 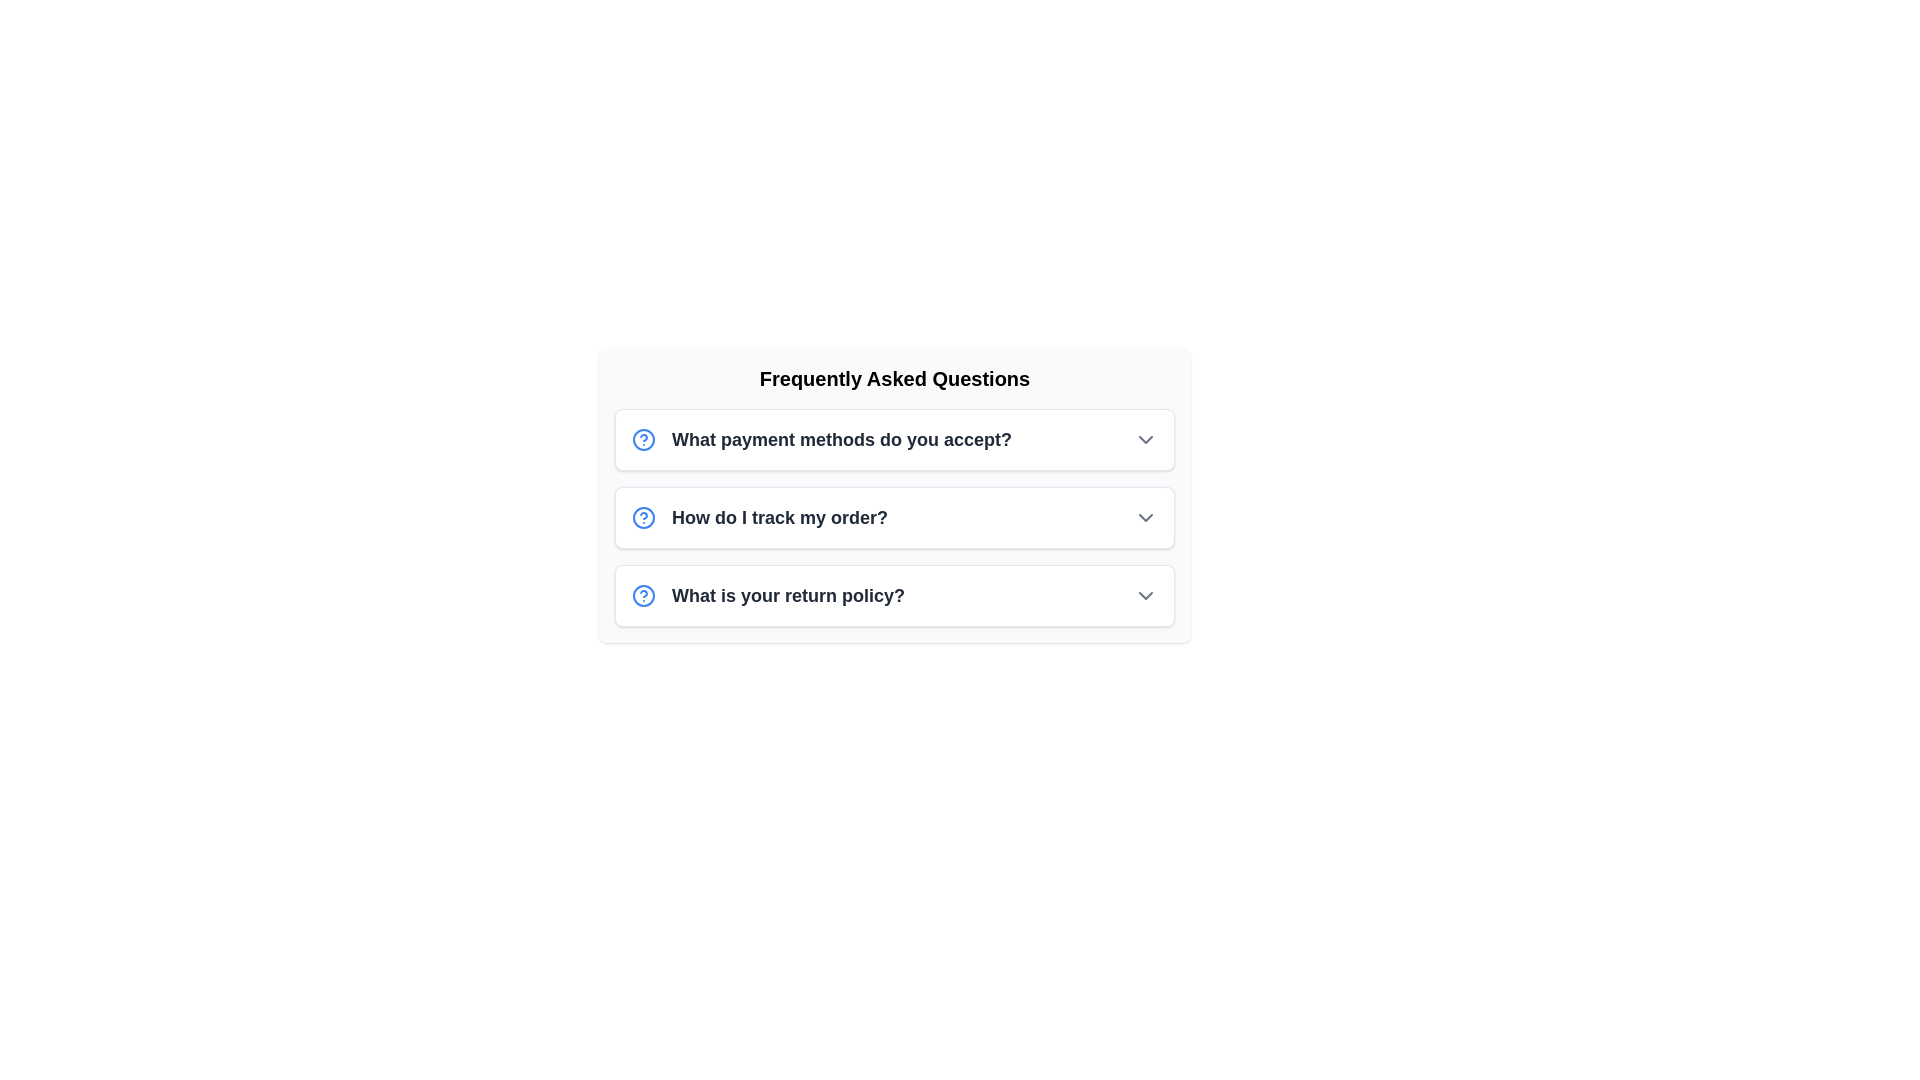 I want to click on the first FAQ item in the Dropdown list, so click(x=893, y=438).